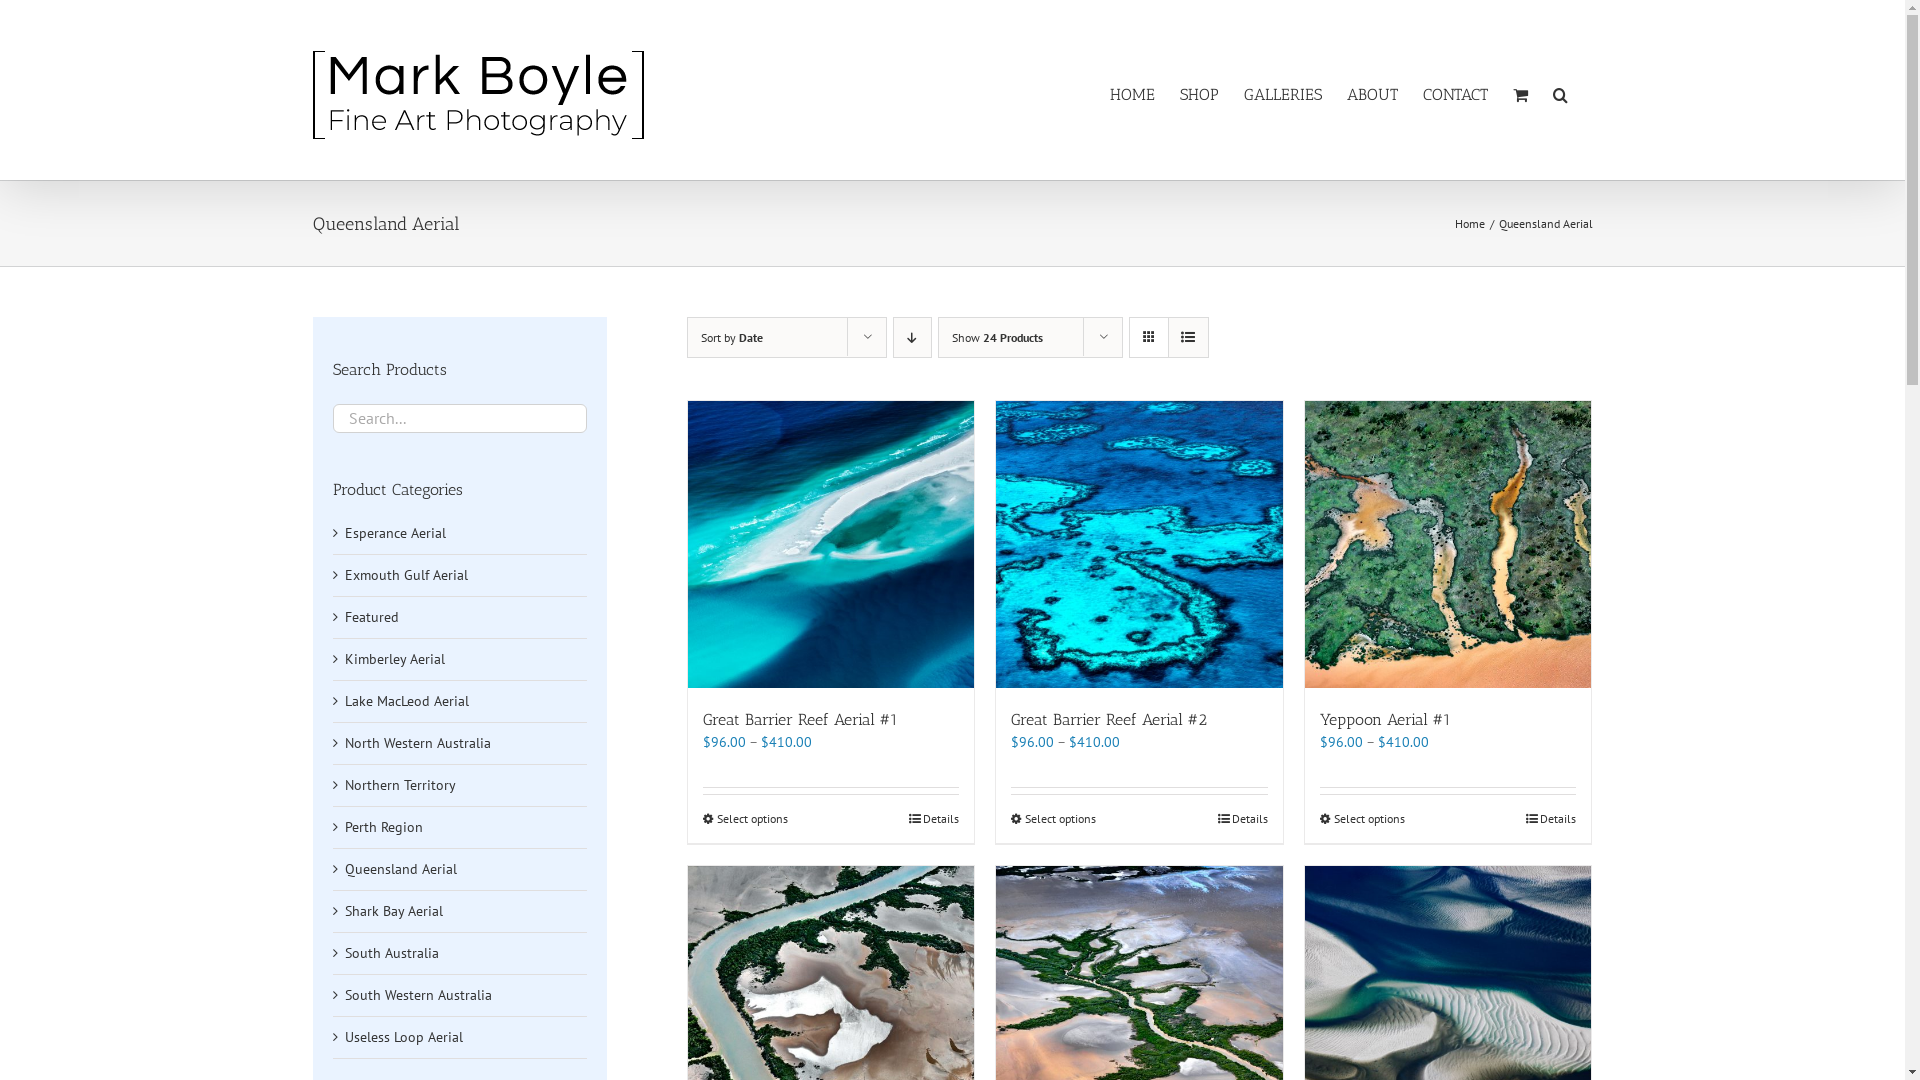 Image resolution: width=1920 pixels, height=1080 pixels. I want to click on 'ABOUT', so click(1345, 95).